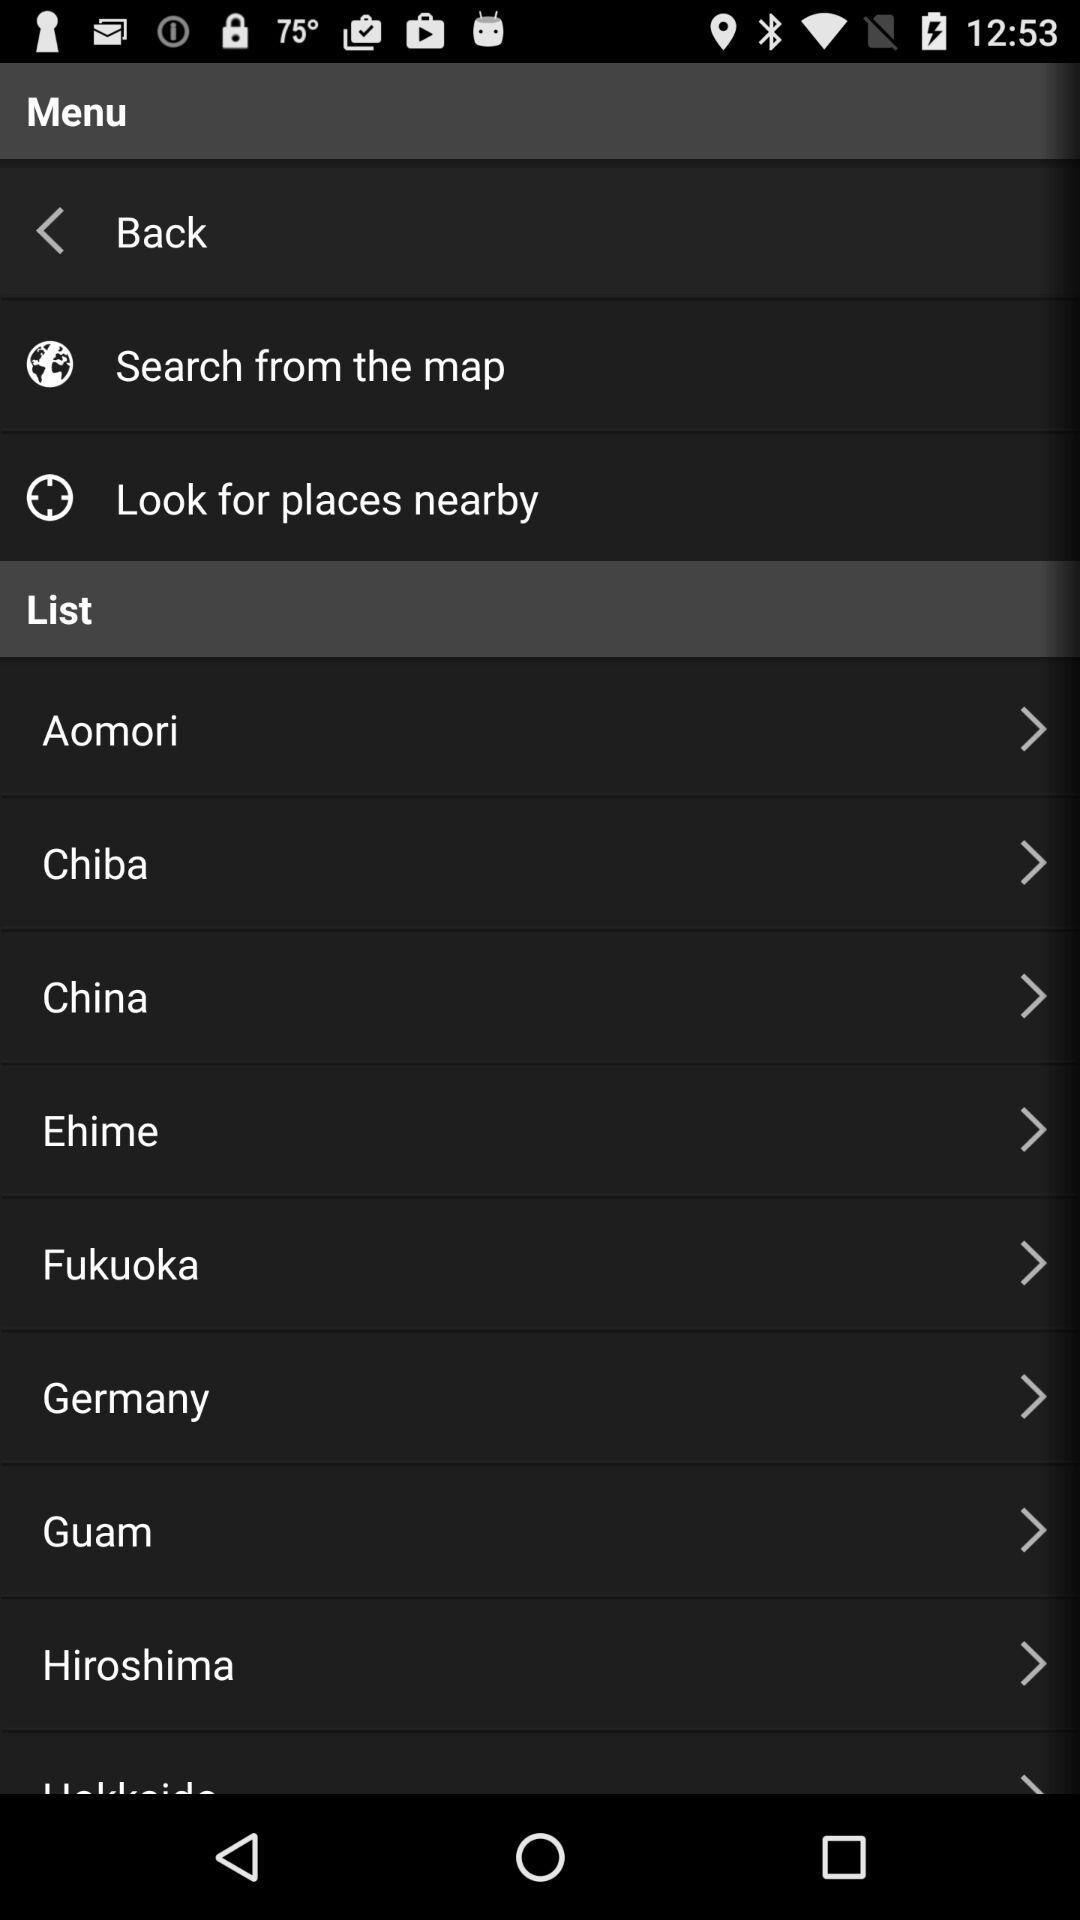 The width and height of the screenshot is (1080, 1920). Describe the element at coordinates (505, 995) in the screenshot. I see `china item` at that location.